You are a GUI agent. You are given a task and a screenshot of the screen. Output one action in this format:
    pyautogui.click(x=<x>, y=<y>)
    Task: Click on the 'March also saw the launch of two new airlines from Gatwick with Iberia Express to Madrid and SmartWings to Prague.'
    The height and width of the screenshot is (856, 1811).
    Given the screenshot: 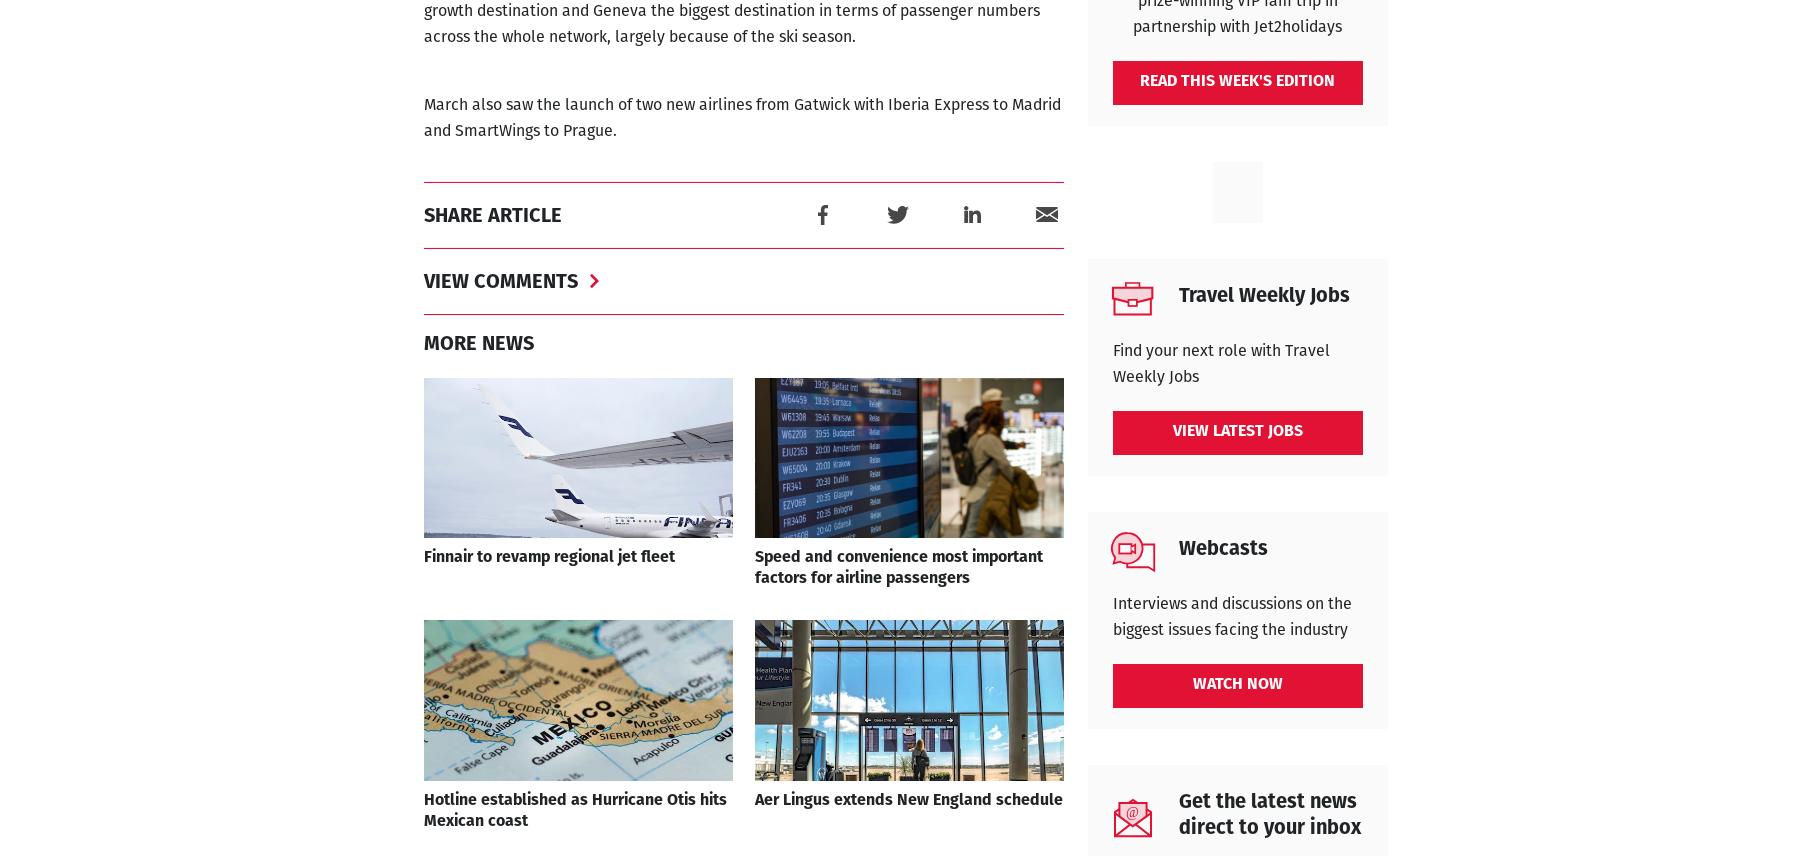 What is the action you would take?
    pyautogui.click(x=740, y=117)
    